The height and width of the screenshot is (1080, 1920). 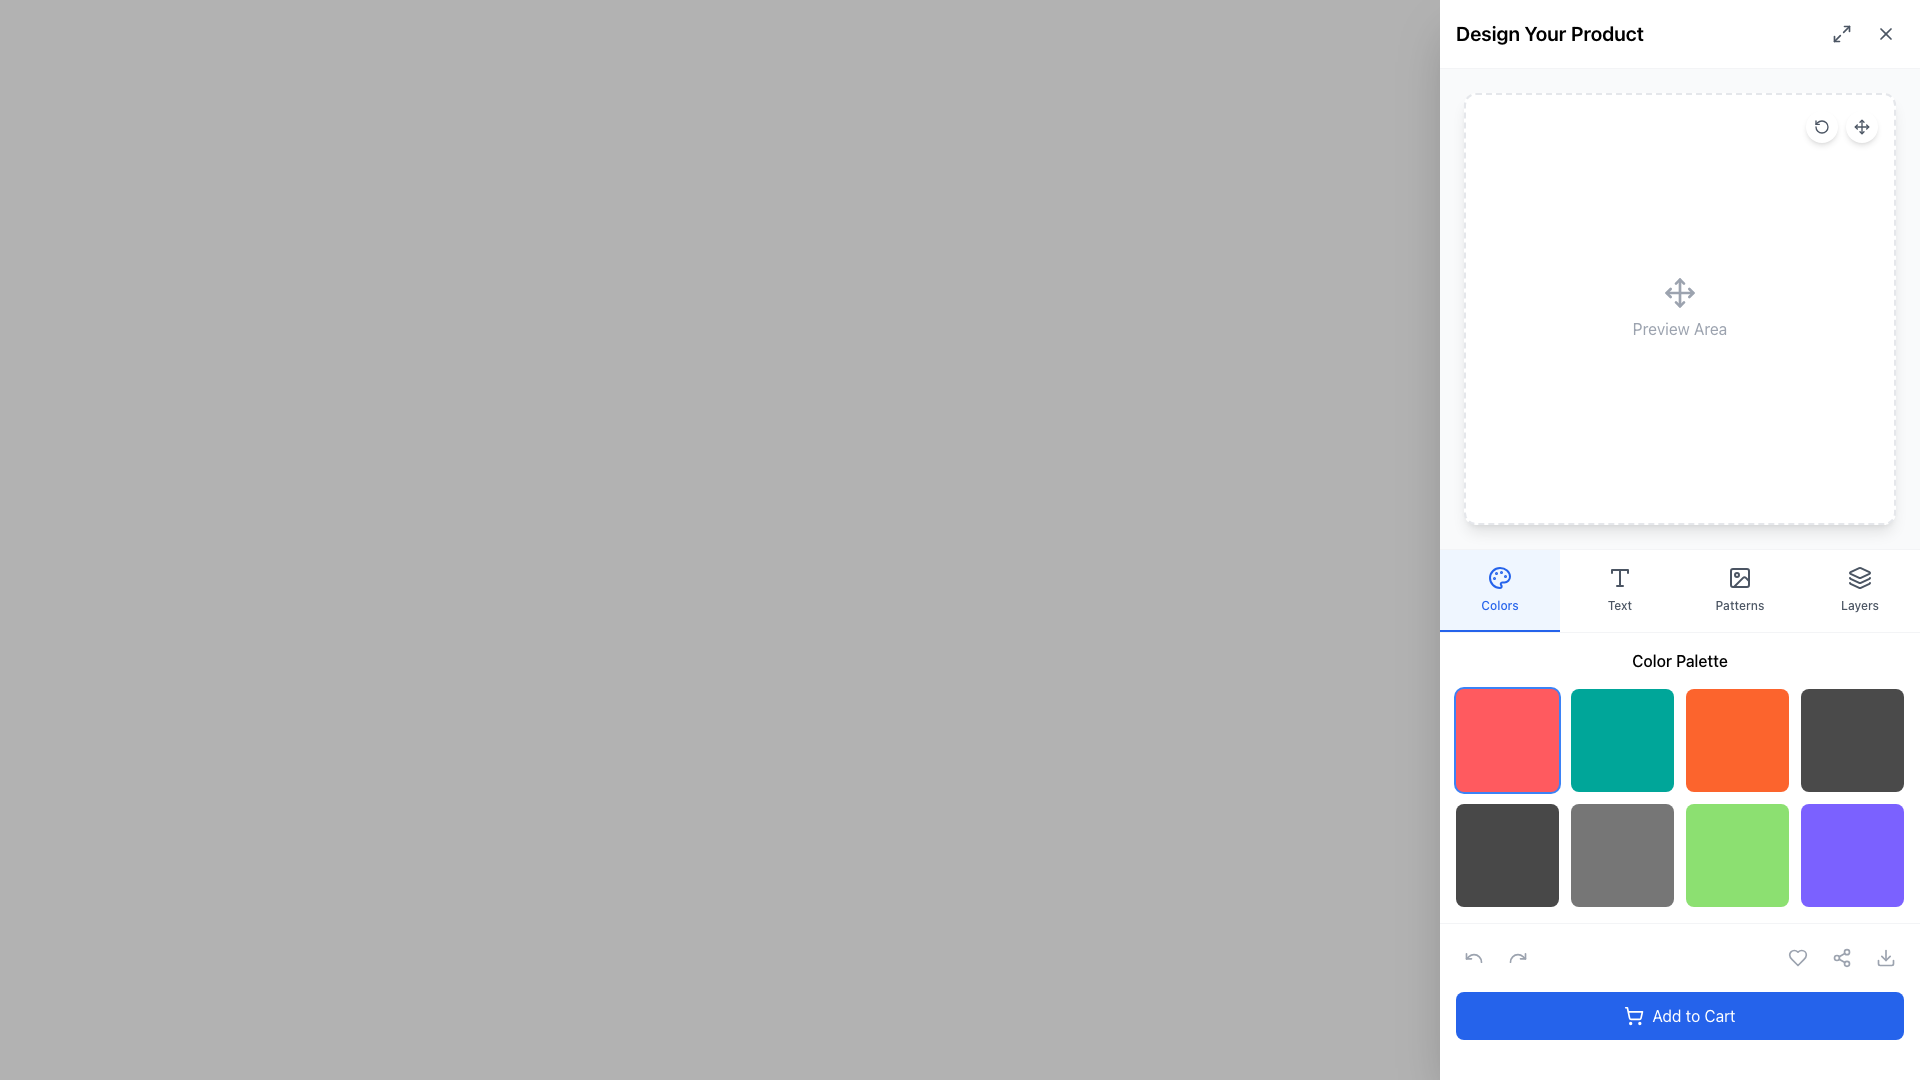 What do you see at coordinates (1517, 956) in the screenshot?
I see `the redo button located in the top-right corner of the interface, which is the second button in a horizontally aligned group of action icons, to redo the last action performed in the editor` at bounding box center [1517, 956].